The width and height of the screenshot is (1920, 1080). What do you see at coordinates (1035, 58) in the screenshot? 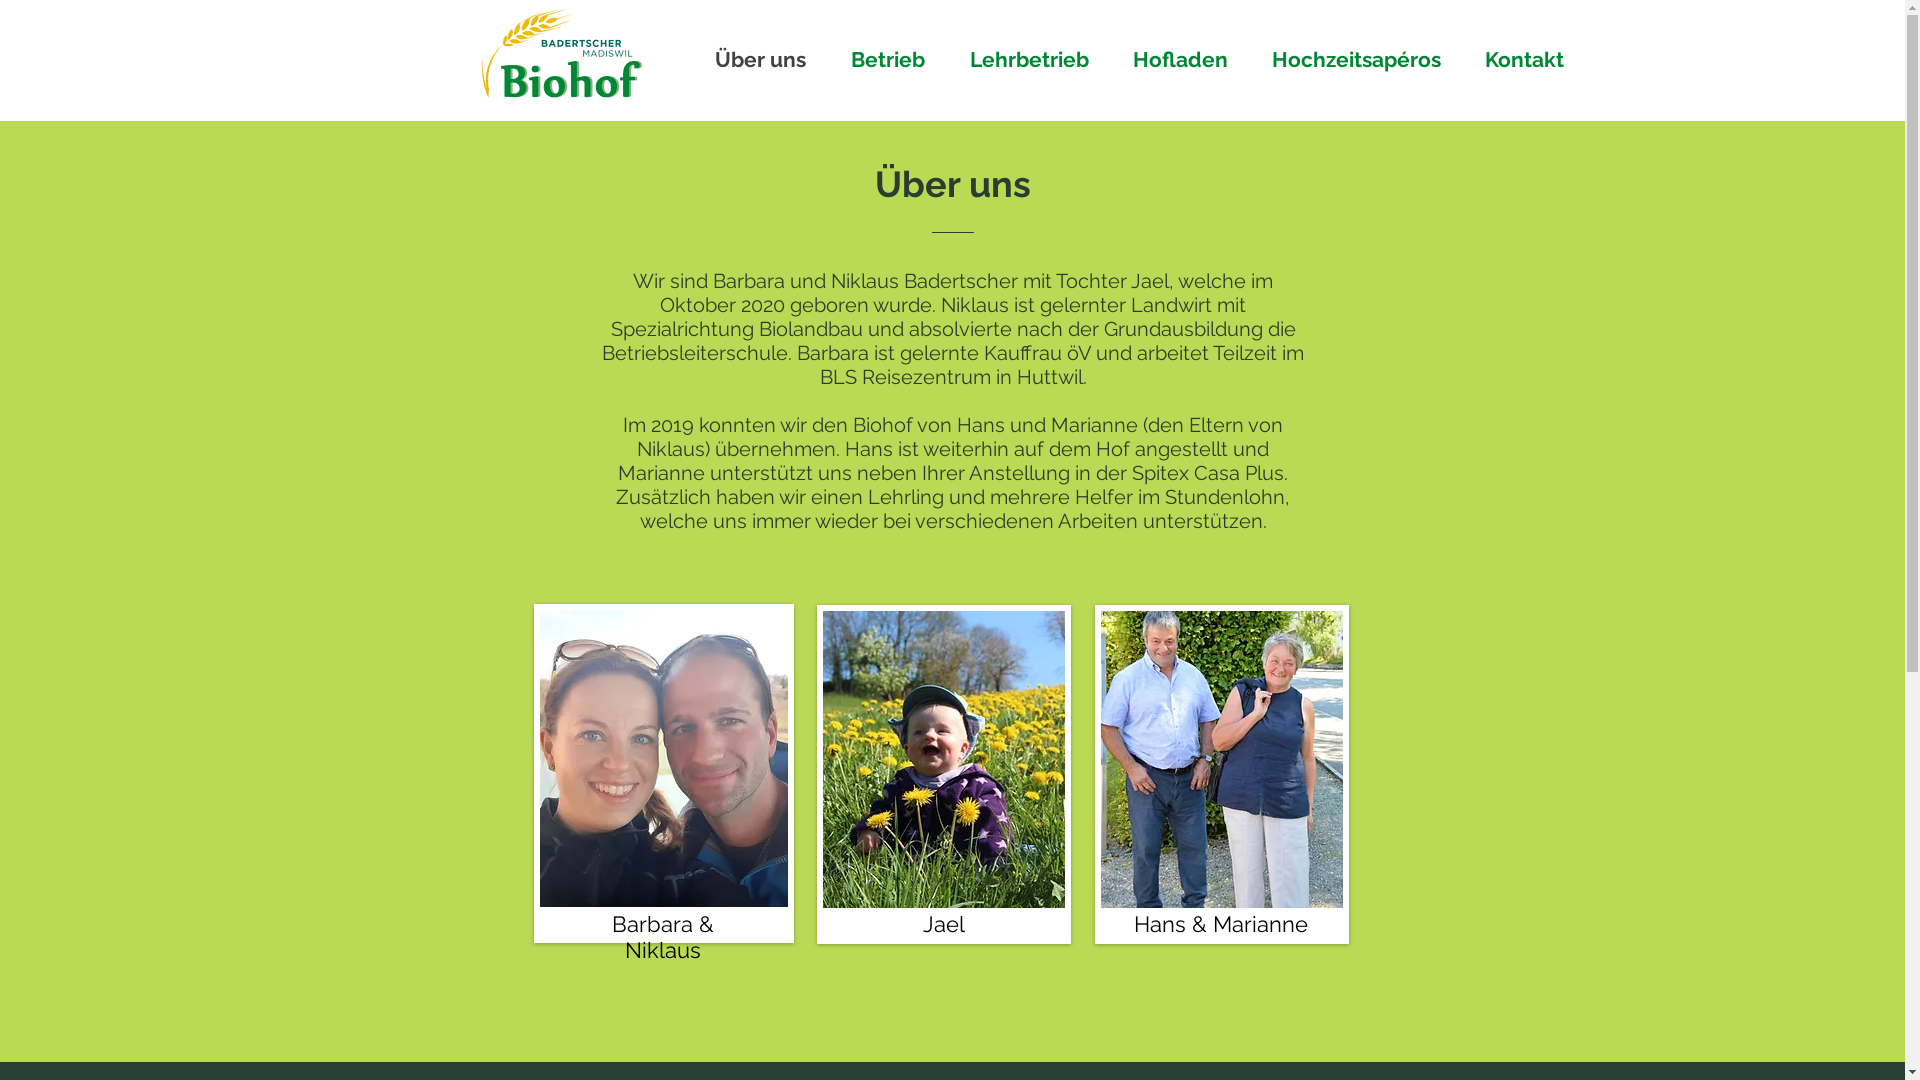
I see `'Lehrbetrieb'` at bounding box center [1035, 58].